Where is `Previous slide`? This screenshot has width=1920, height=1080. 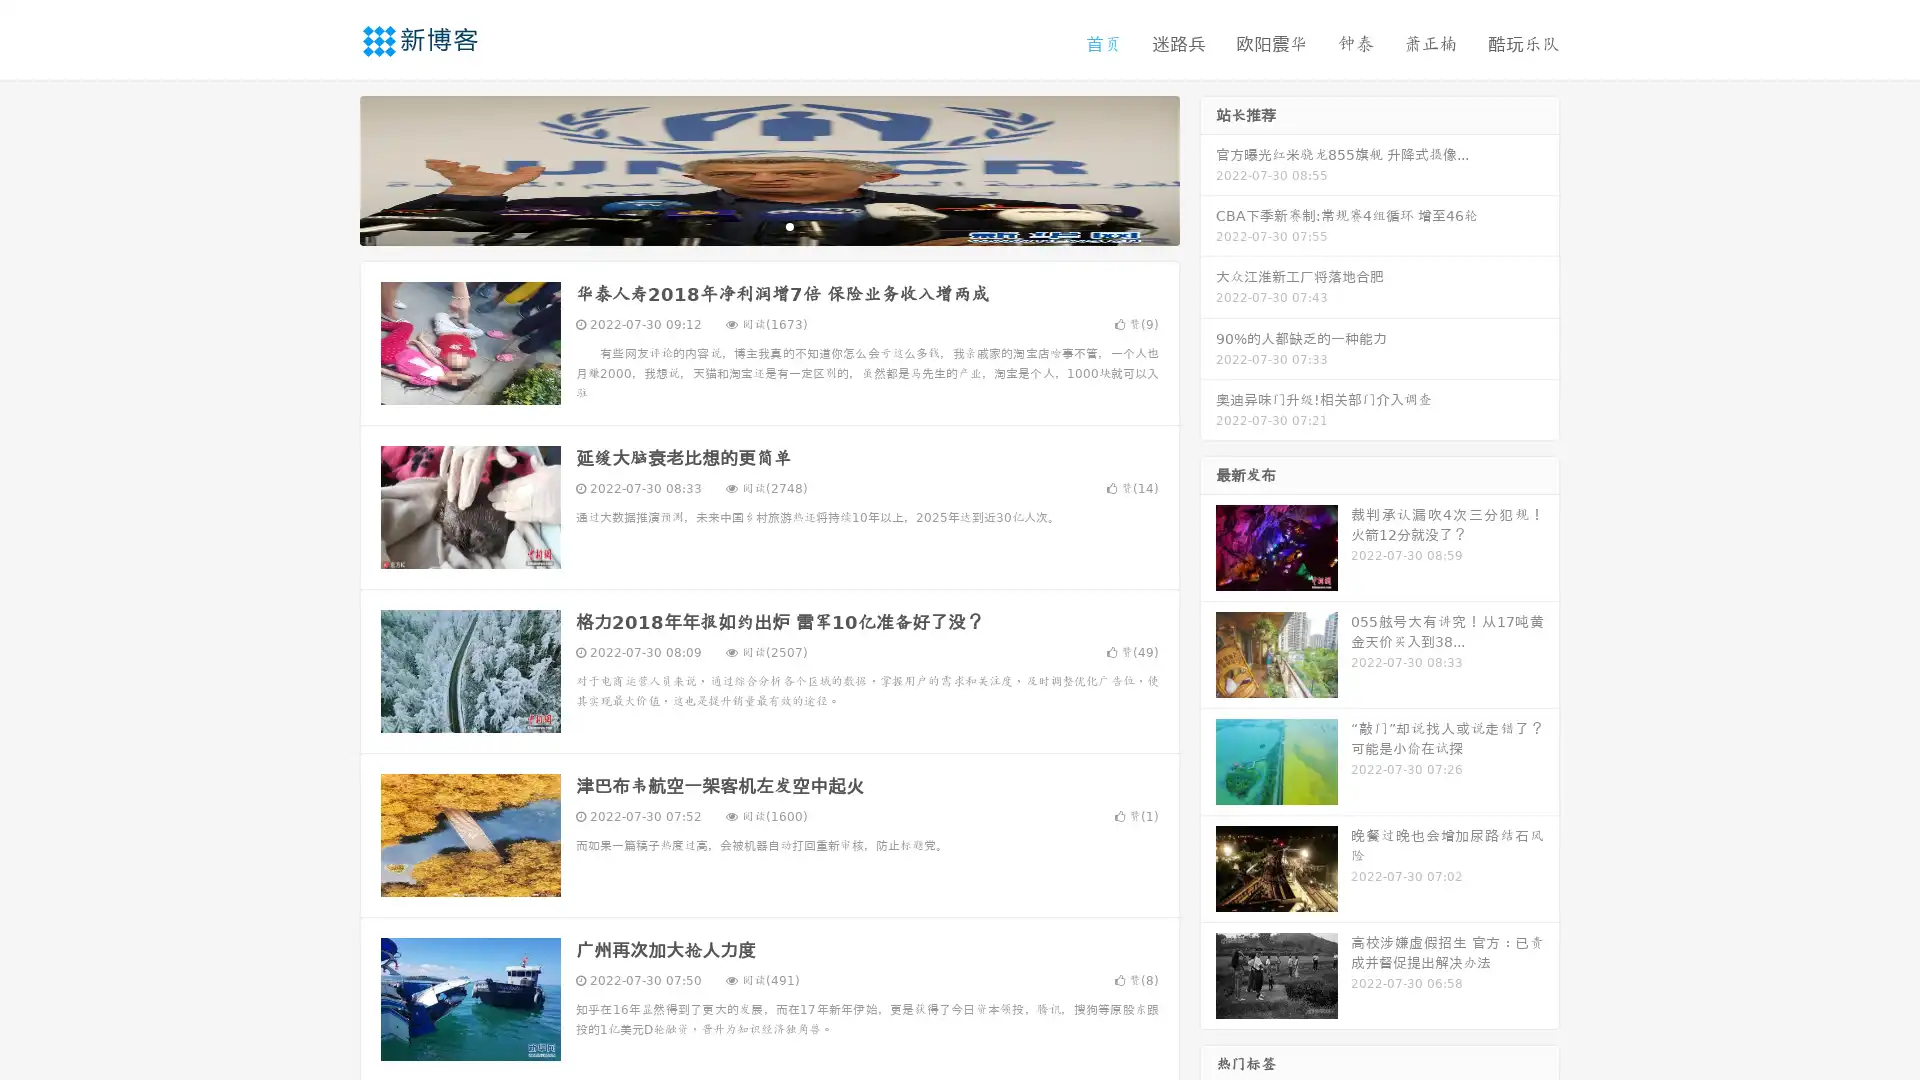 Previous slide is located at coordinates (330, 168).